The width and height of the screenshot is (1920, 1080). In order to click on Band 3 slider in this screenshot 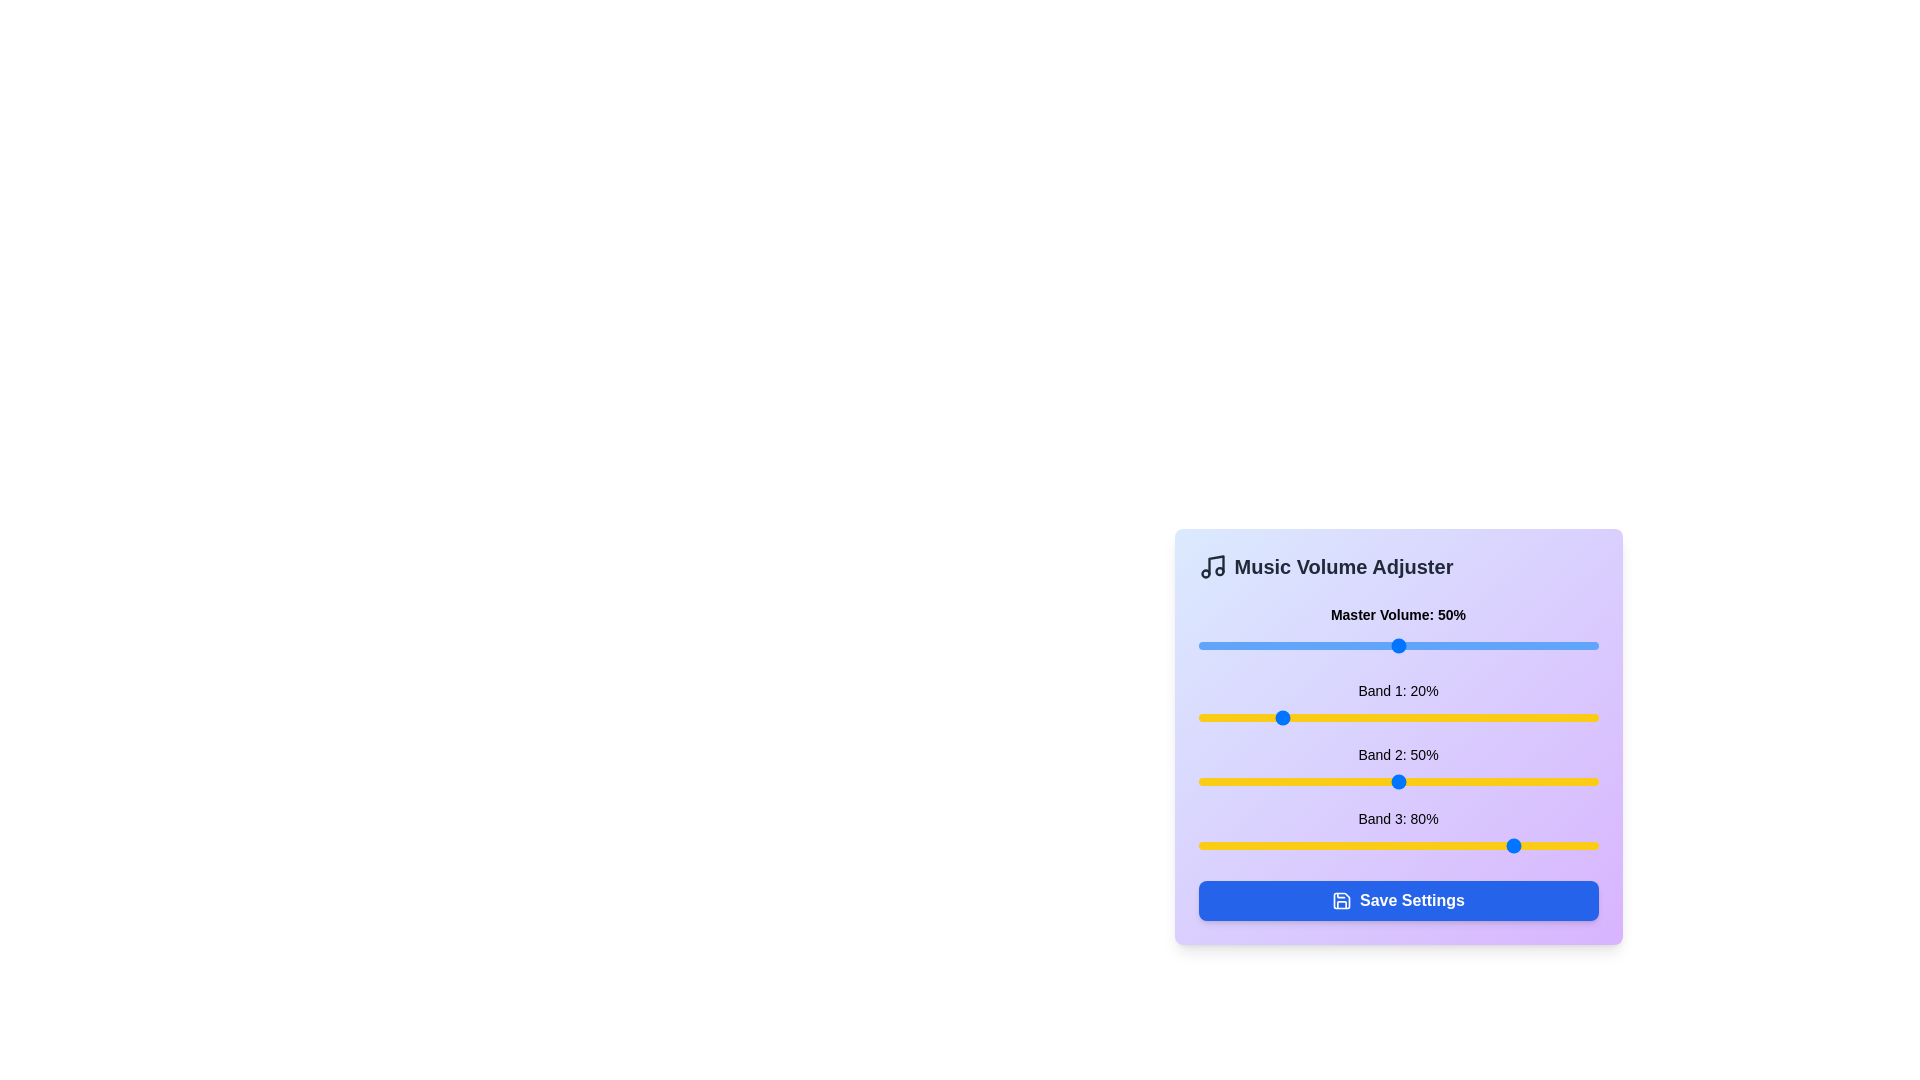, I will do `click(1541, 845)`.